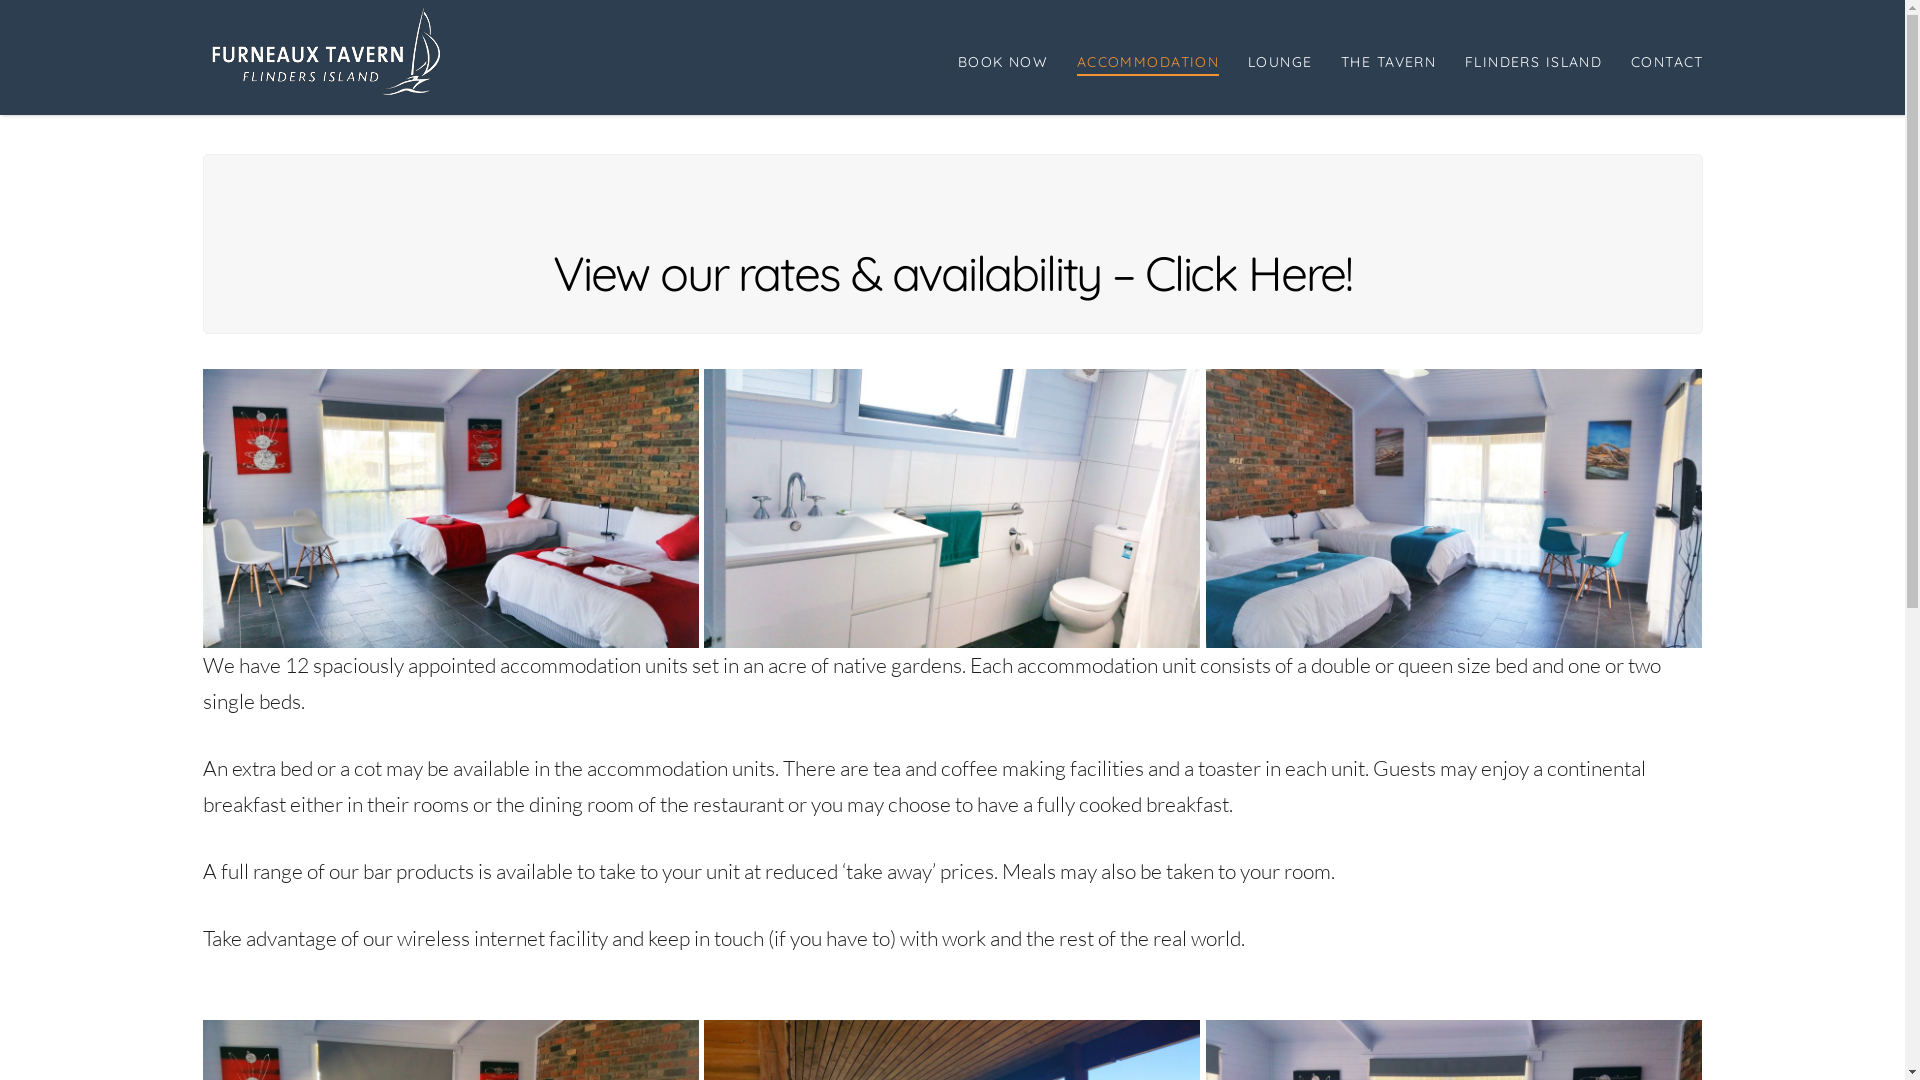  What do you see at coordinates (951, 507) in the screenshot?
I see `'Bathroom'` at bounding box center [951, 507].